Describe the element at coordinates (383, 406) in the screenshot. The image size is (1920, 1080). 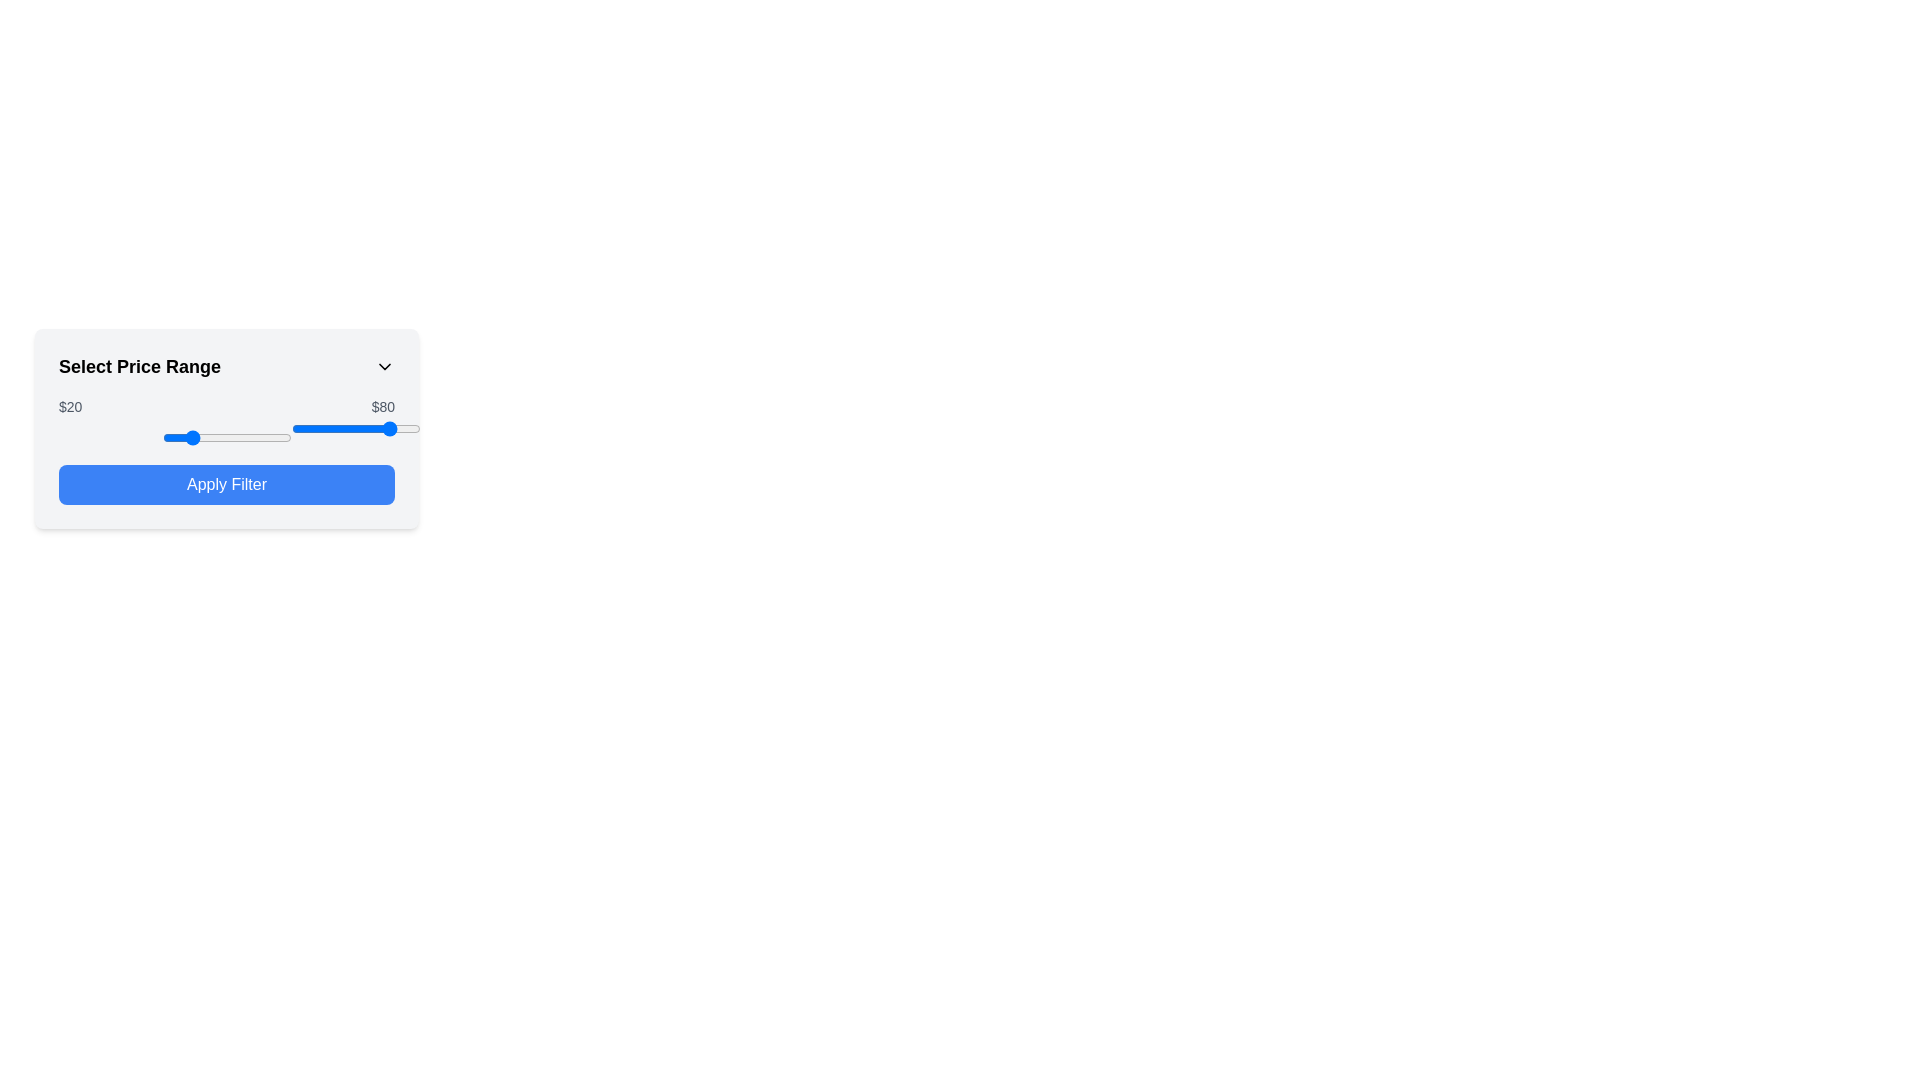
I see `the static text label indicating the maximum selectable value of the slider, which displays '$80' and is positioned on the far right near the slider's right handle` at that location.